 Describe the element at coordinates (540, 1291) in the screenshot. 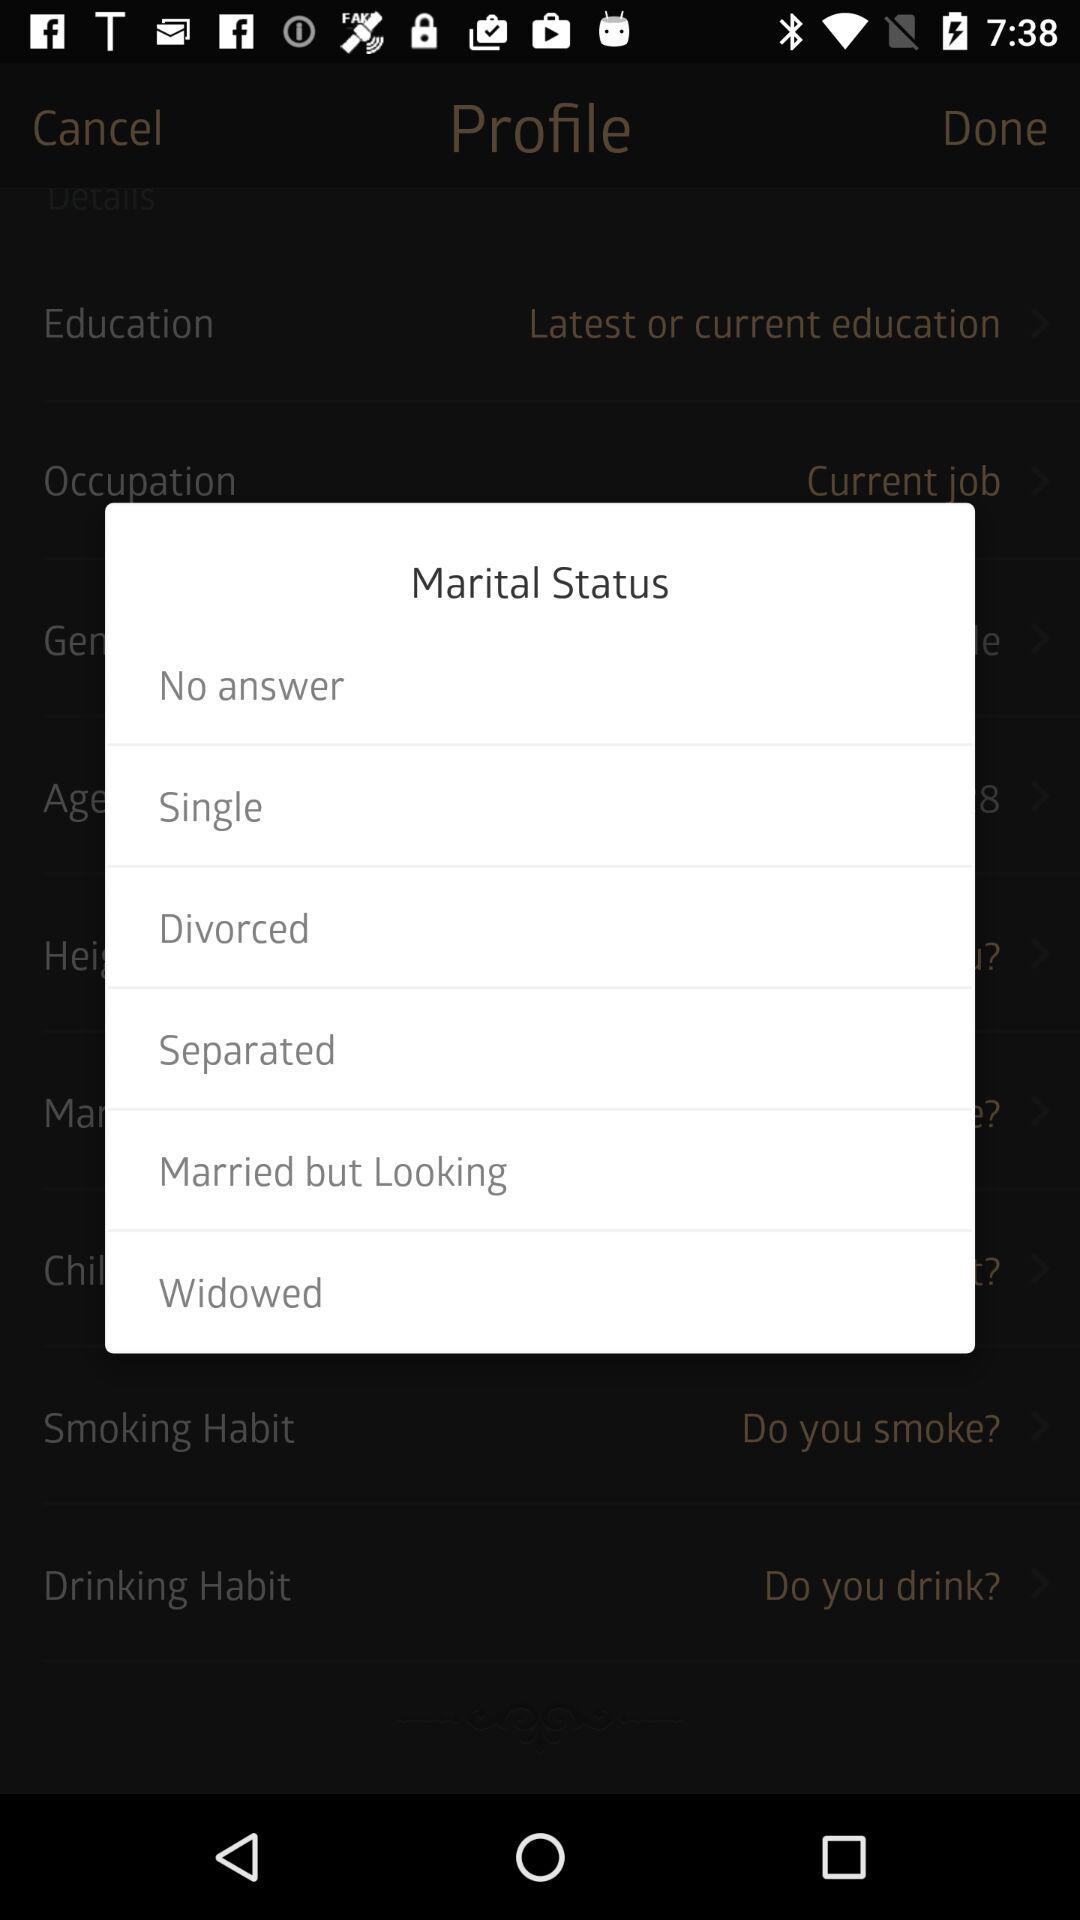

I see `widowed` at that location.